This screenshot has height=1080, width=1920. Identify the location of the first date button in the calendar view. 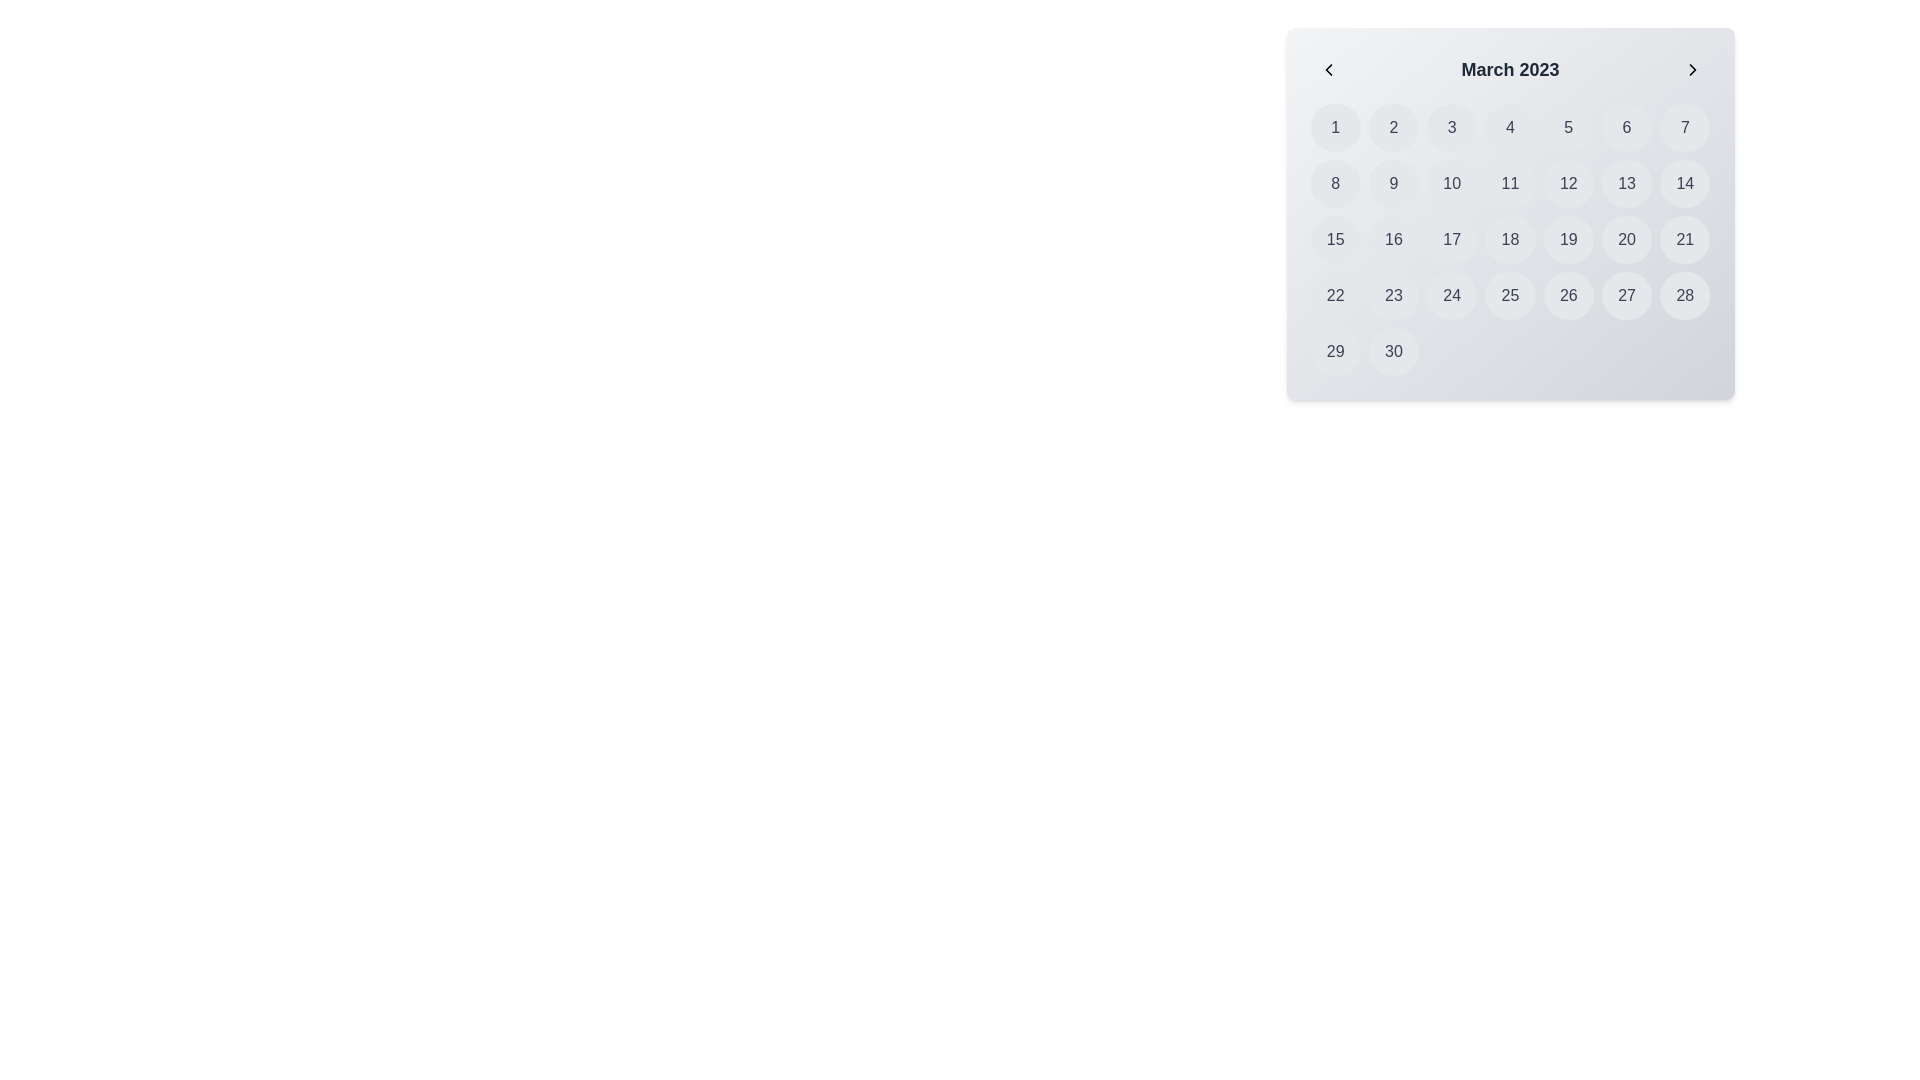
(1335, 127).